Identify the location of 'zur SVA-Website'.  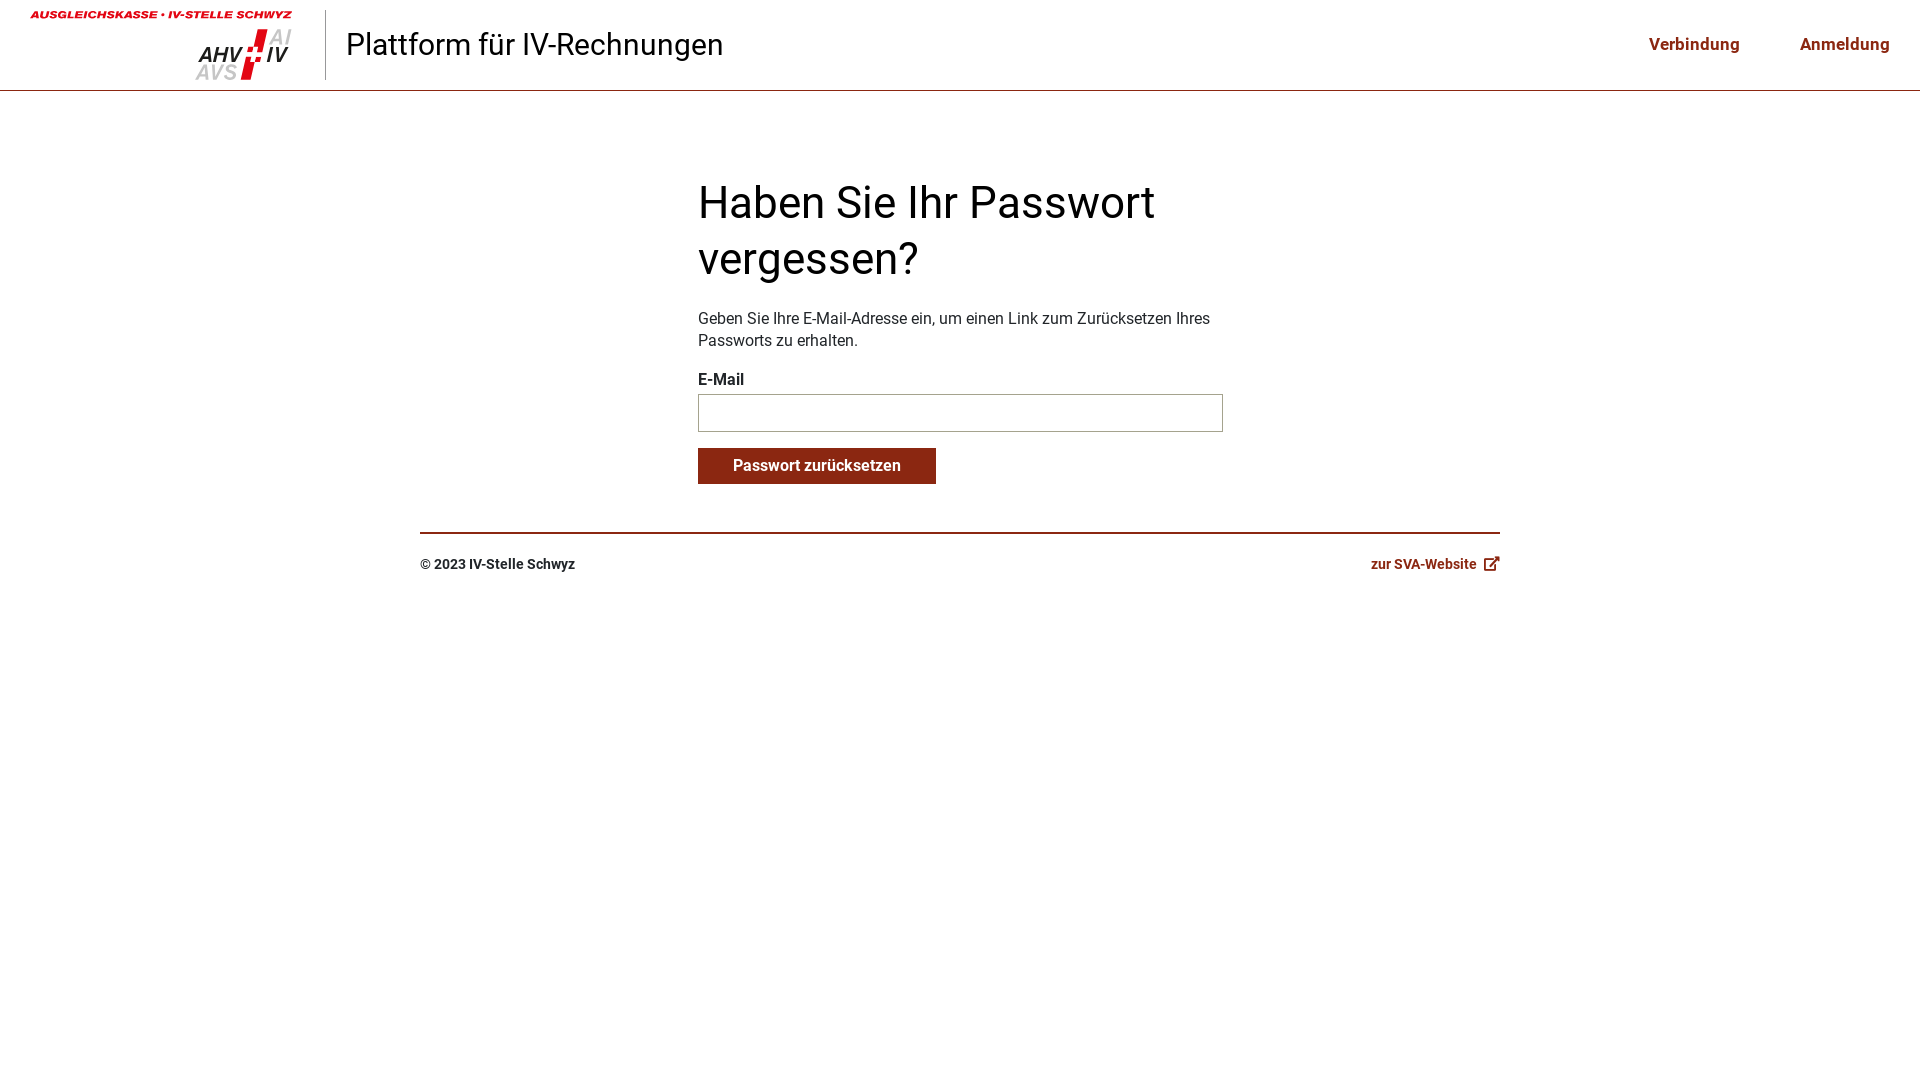
(1370, 563).